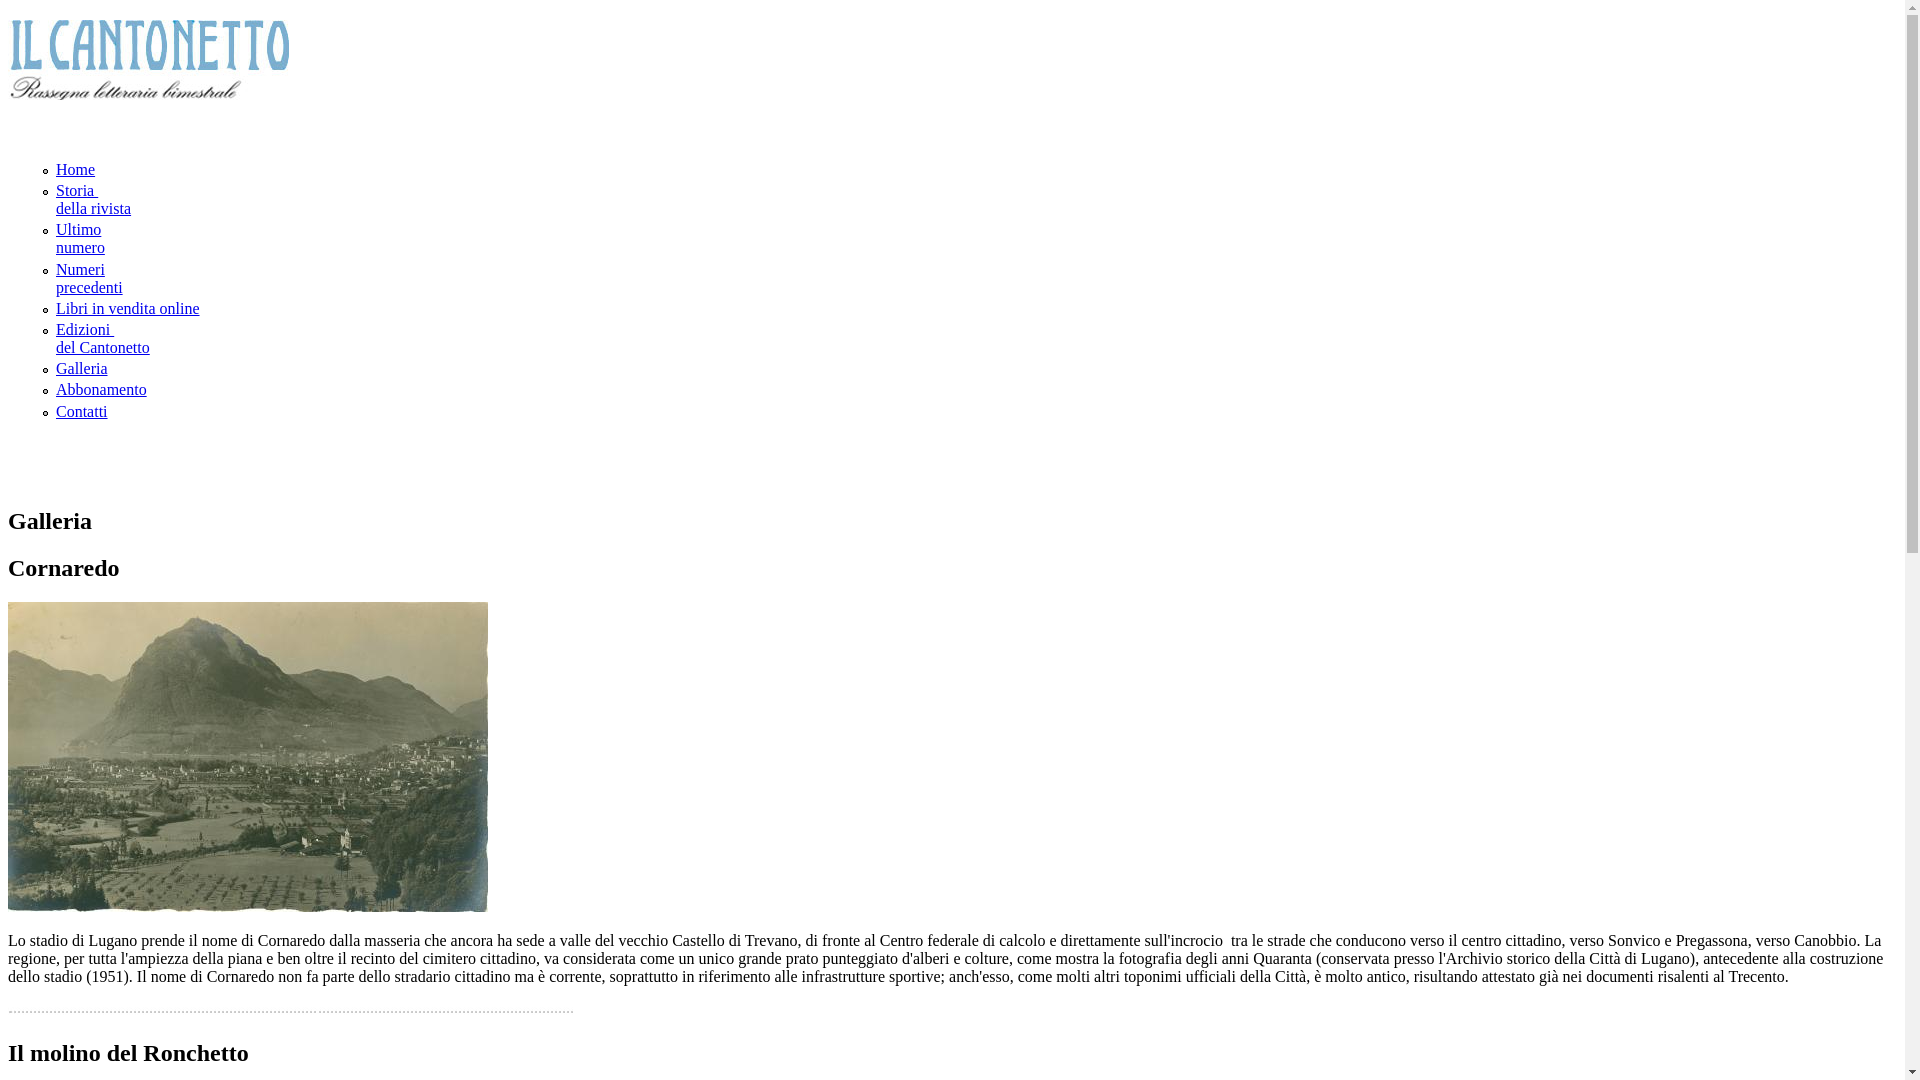 The image size is (1920, 1080). I want to click on 'Home', so click(75, 168).